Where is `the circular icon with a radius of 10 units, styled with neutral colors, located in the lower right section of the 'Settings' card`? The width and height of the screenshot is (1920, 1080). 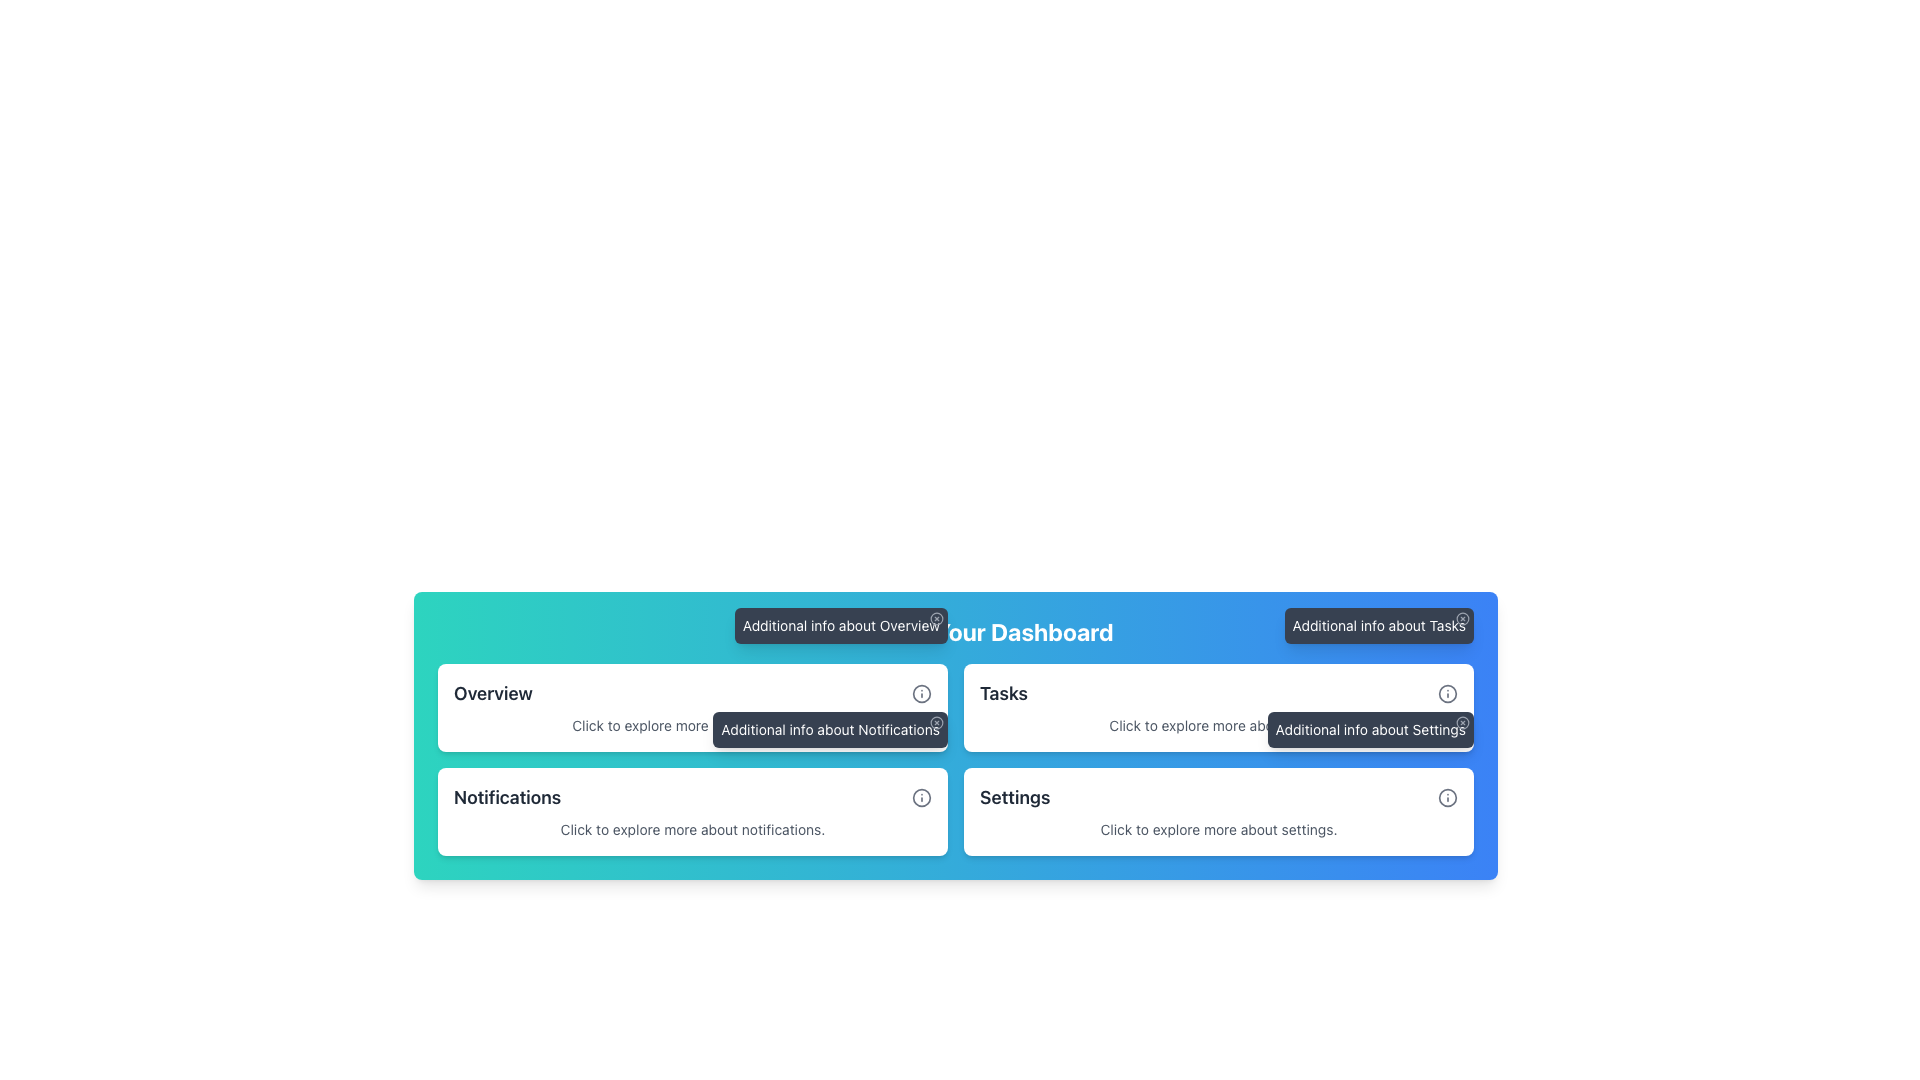 the circular icon with a radius of 10 units, styled with neutral colors, located in the lower right section of the 'Settings' card is located at coordinates (1448, 797).